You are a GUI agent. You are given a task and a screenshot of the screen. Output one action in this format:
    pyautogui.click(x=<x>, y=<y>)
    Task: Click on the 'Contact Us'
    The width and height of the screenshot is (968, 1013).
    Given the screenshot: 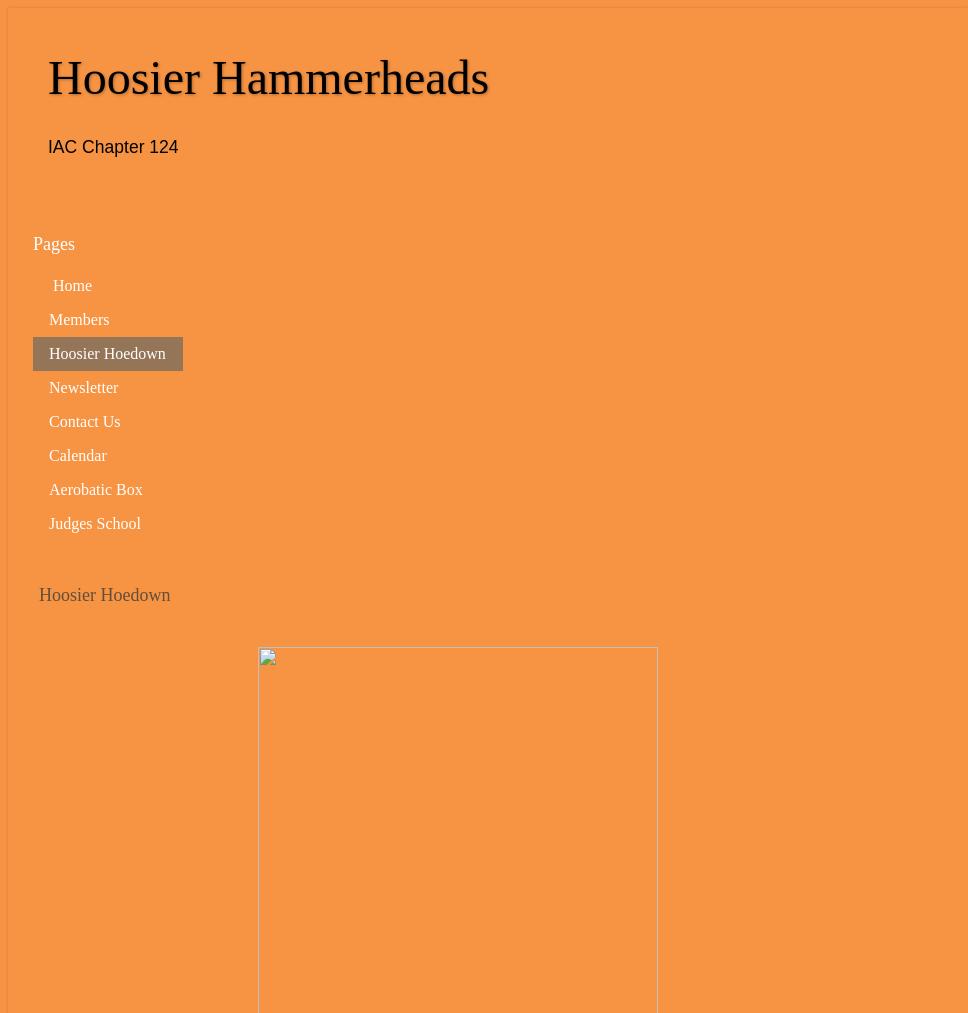 What is the action you would take?
    pyautogui.click(x=84, y=419)
    